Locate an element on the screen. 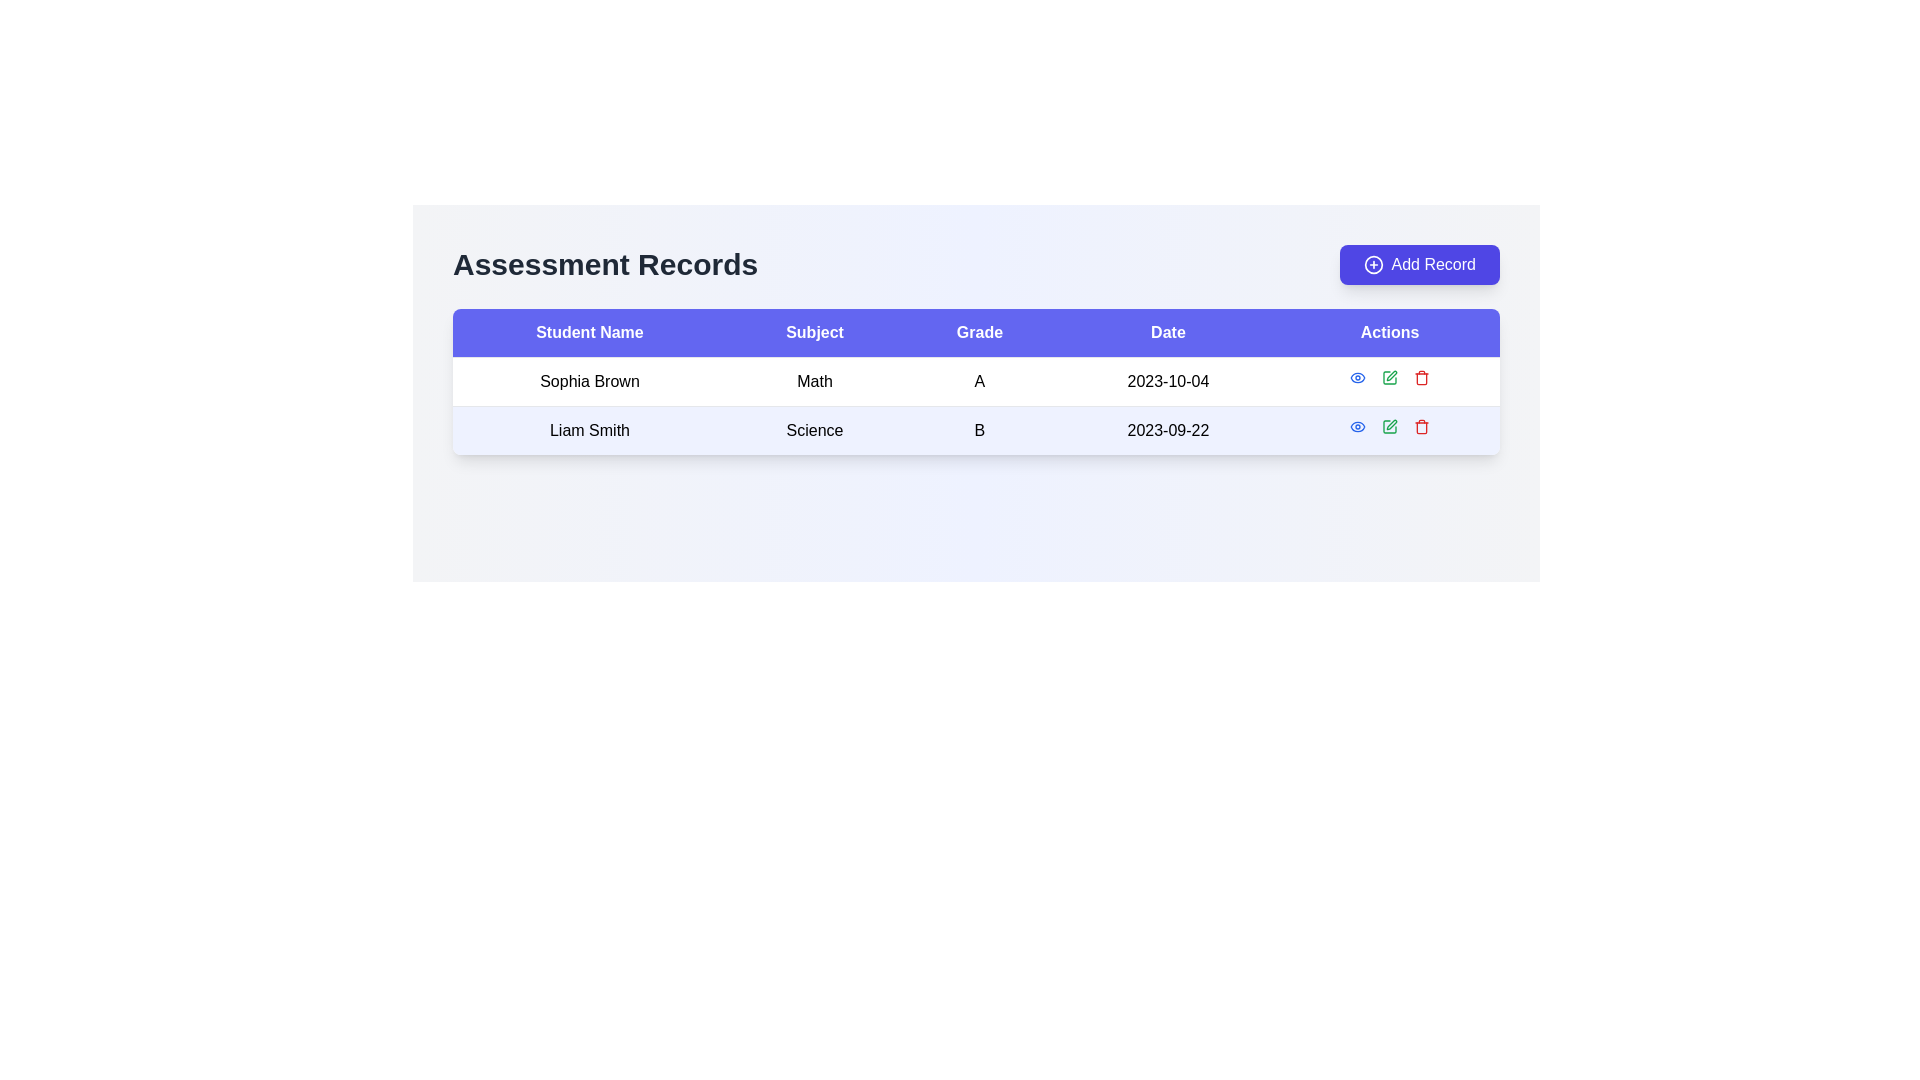  the arc-shaped segment that is part of the eye-shaped icon located in the 'Actions' column of the second row of the table is located at coordinates (1358, 378).